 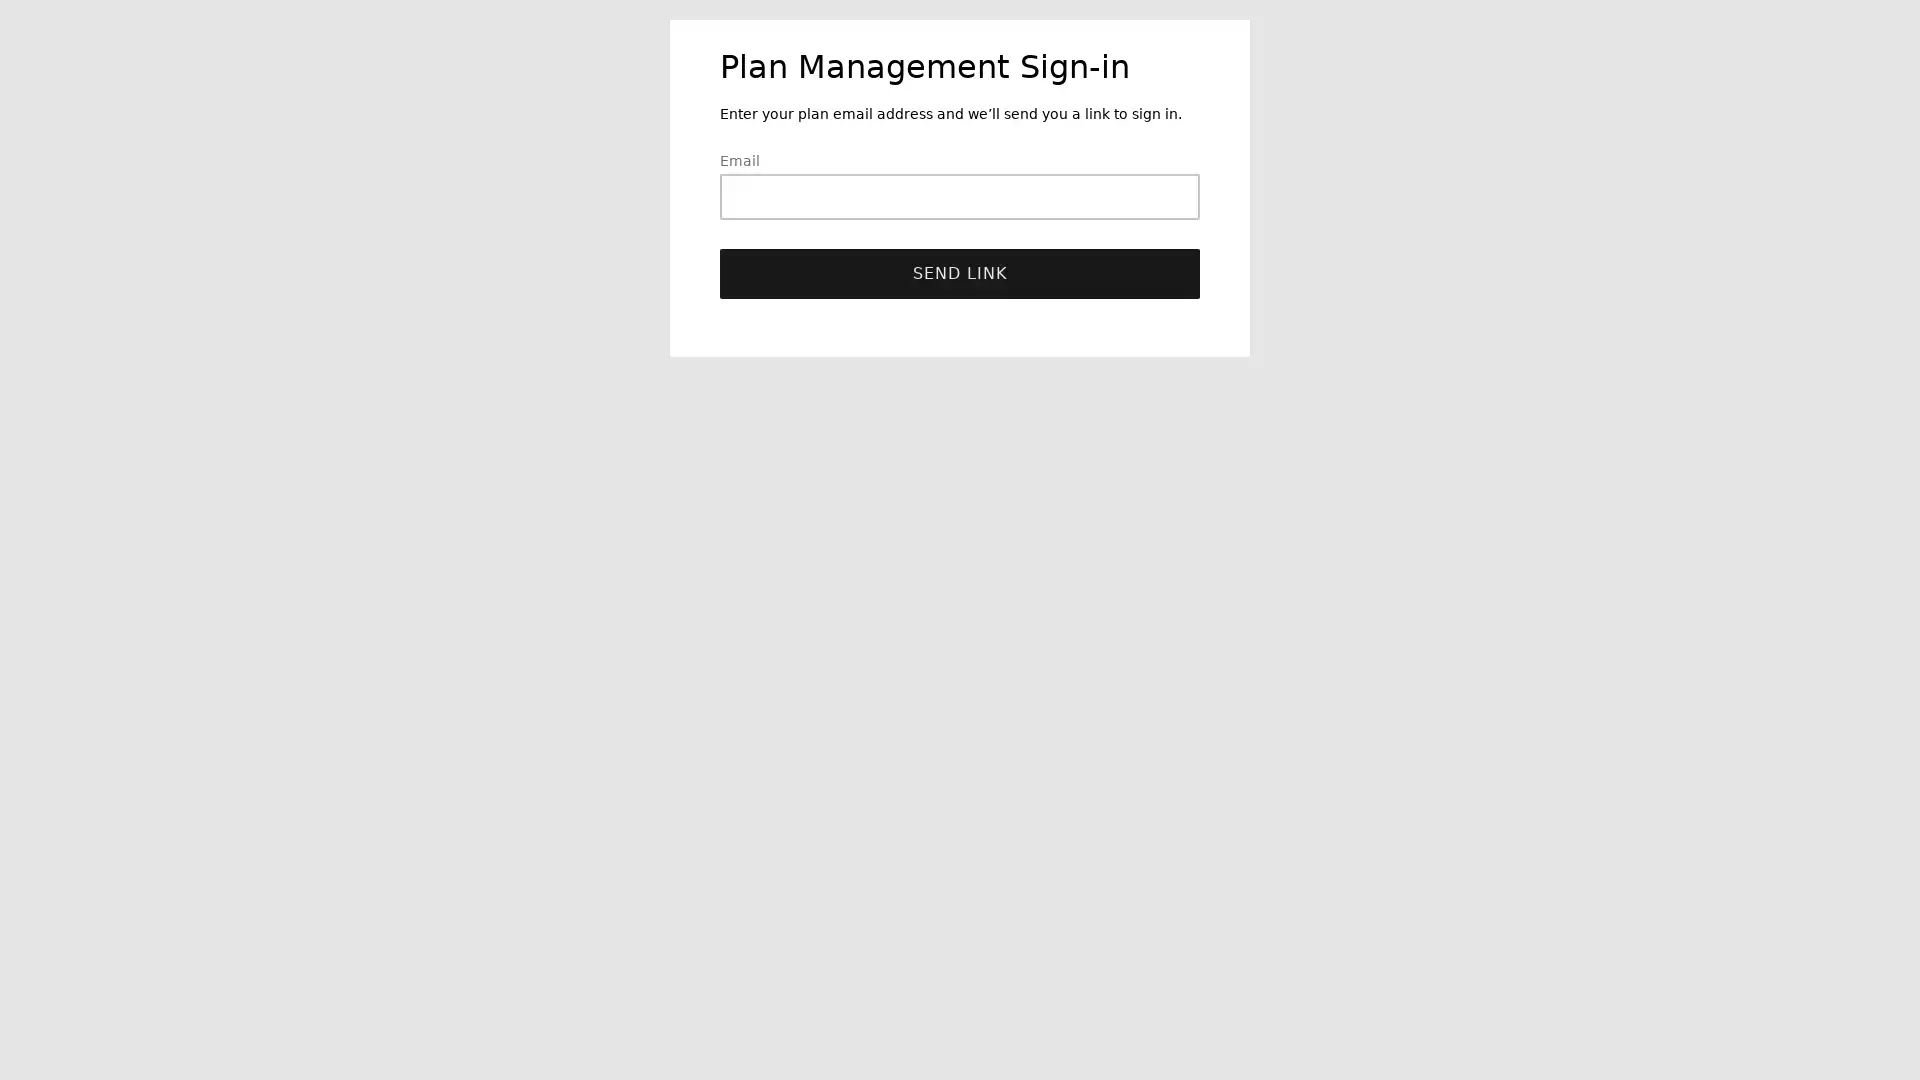 What do you see at coordinates (960, 273) in the screenshot?
I see `Send link` at bounding box center [960, 273].